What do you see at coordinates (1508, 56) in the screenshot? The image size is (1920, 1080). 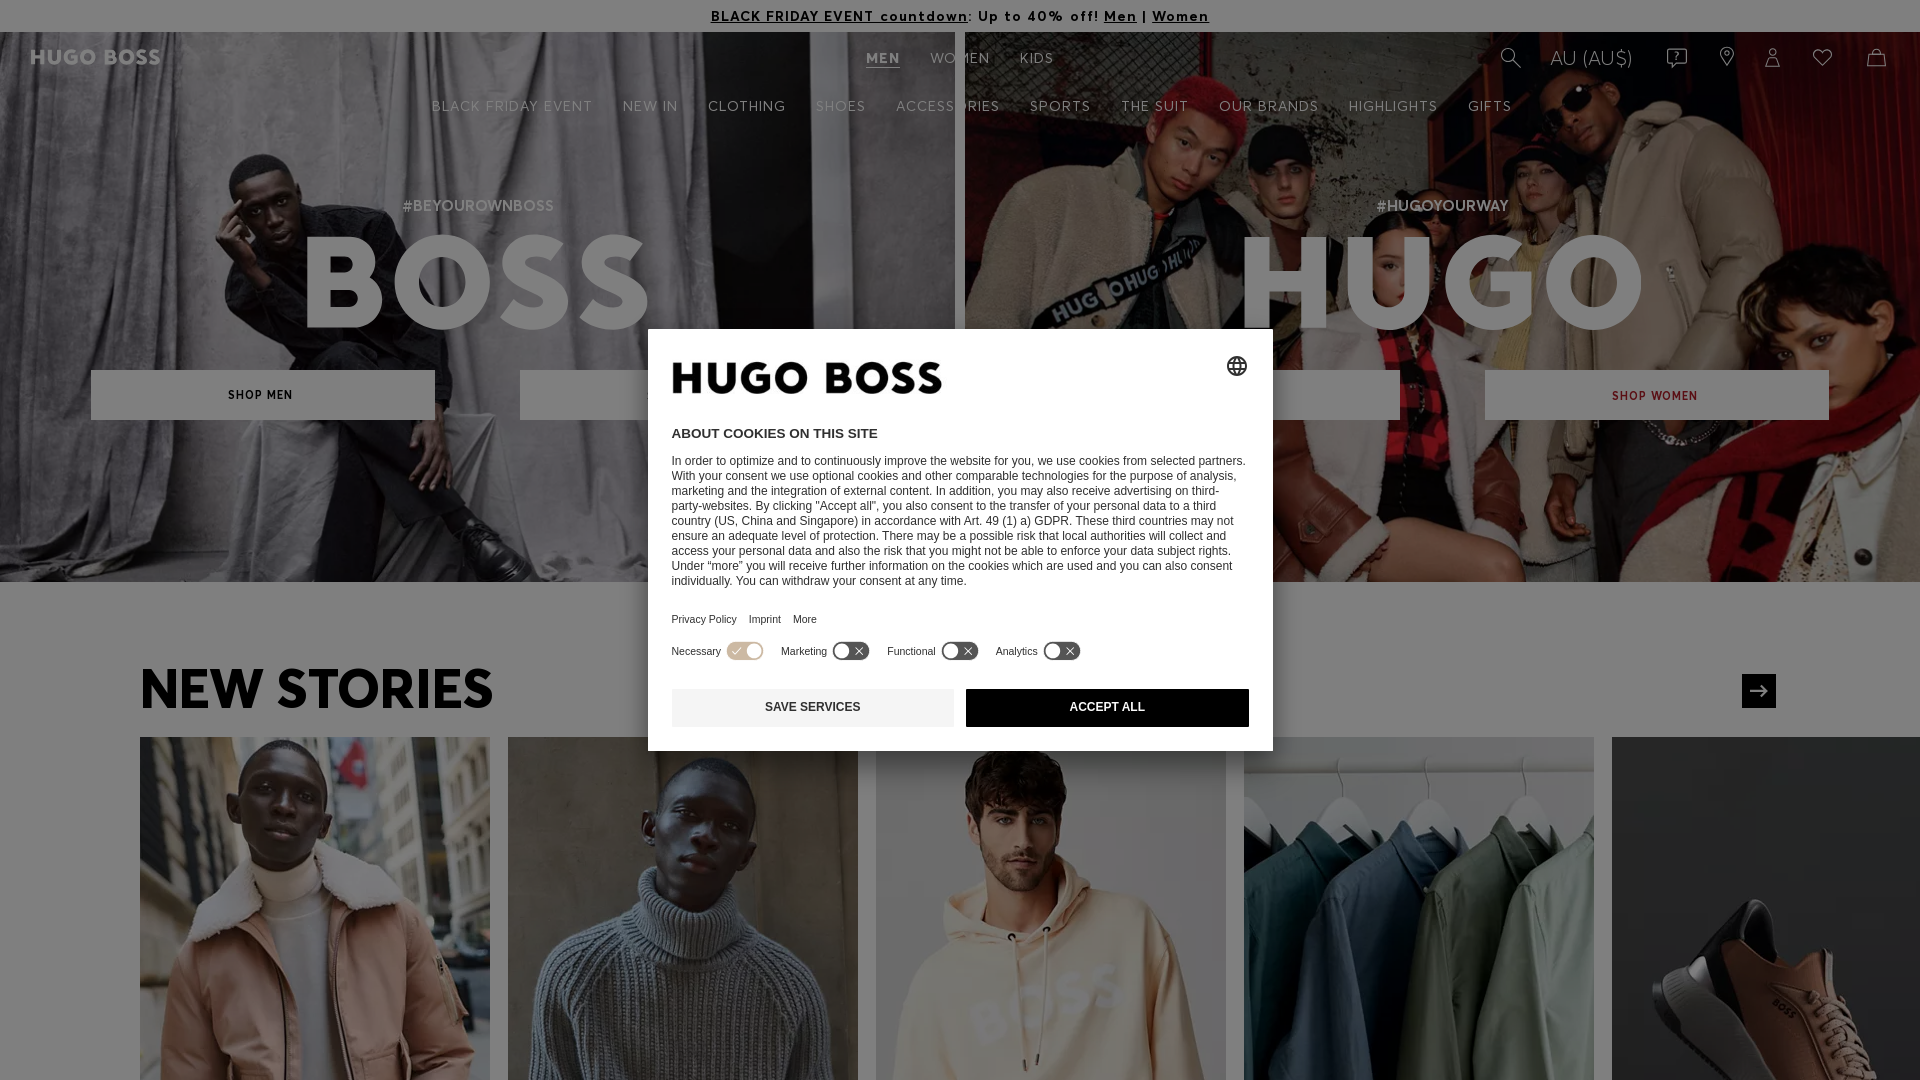 I see `'Search'` at bounding box center [1508, 56].